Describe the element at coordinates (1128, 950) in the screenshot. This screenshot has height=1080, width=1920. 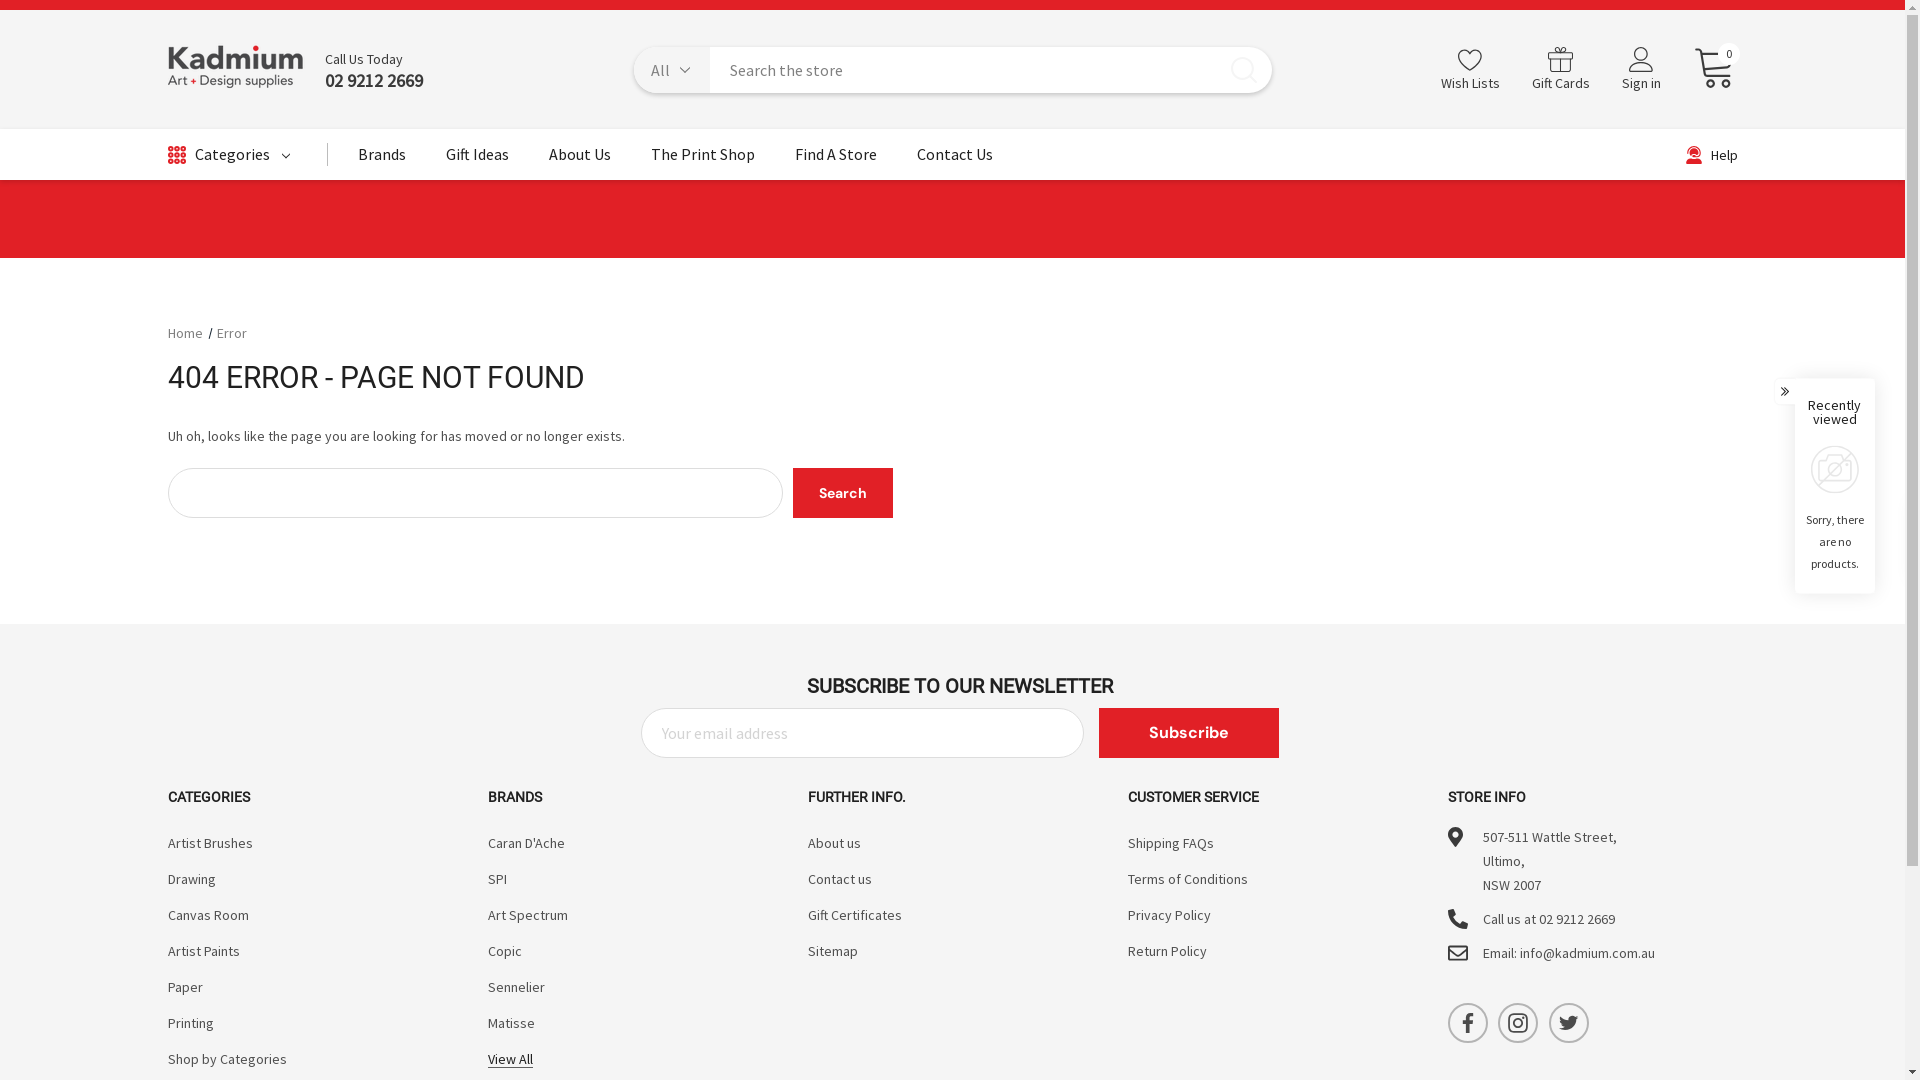
I see `'Return Policy'` at that location.